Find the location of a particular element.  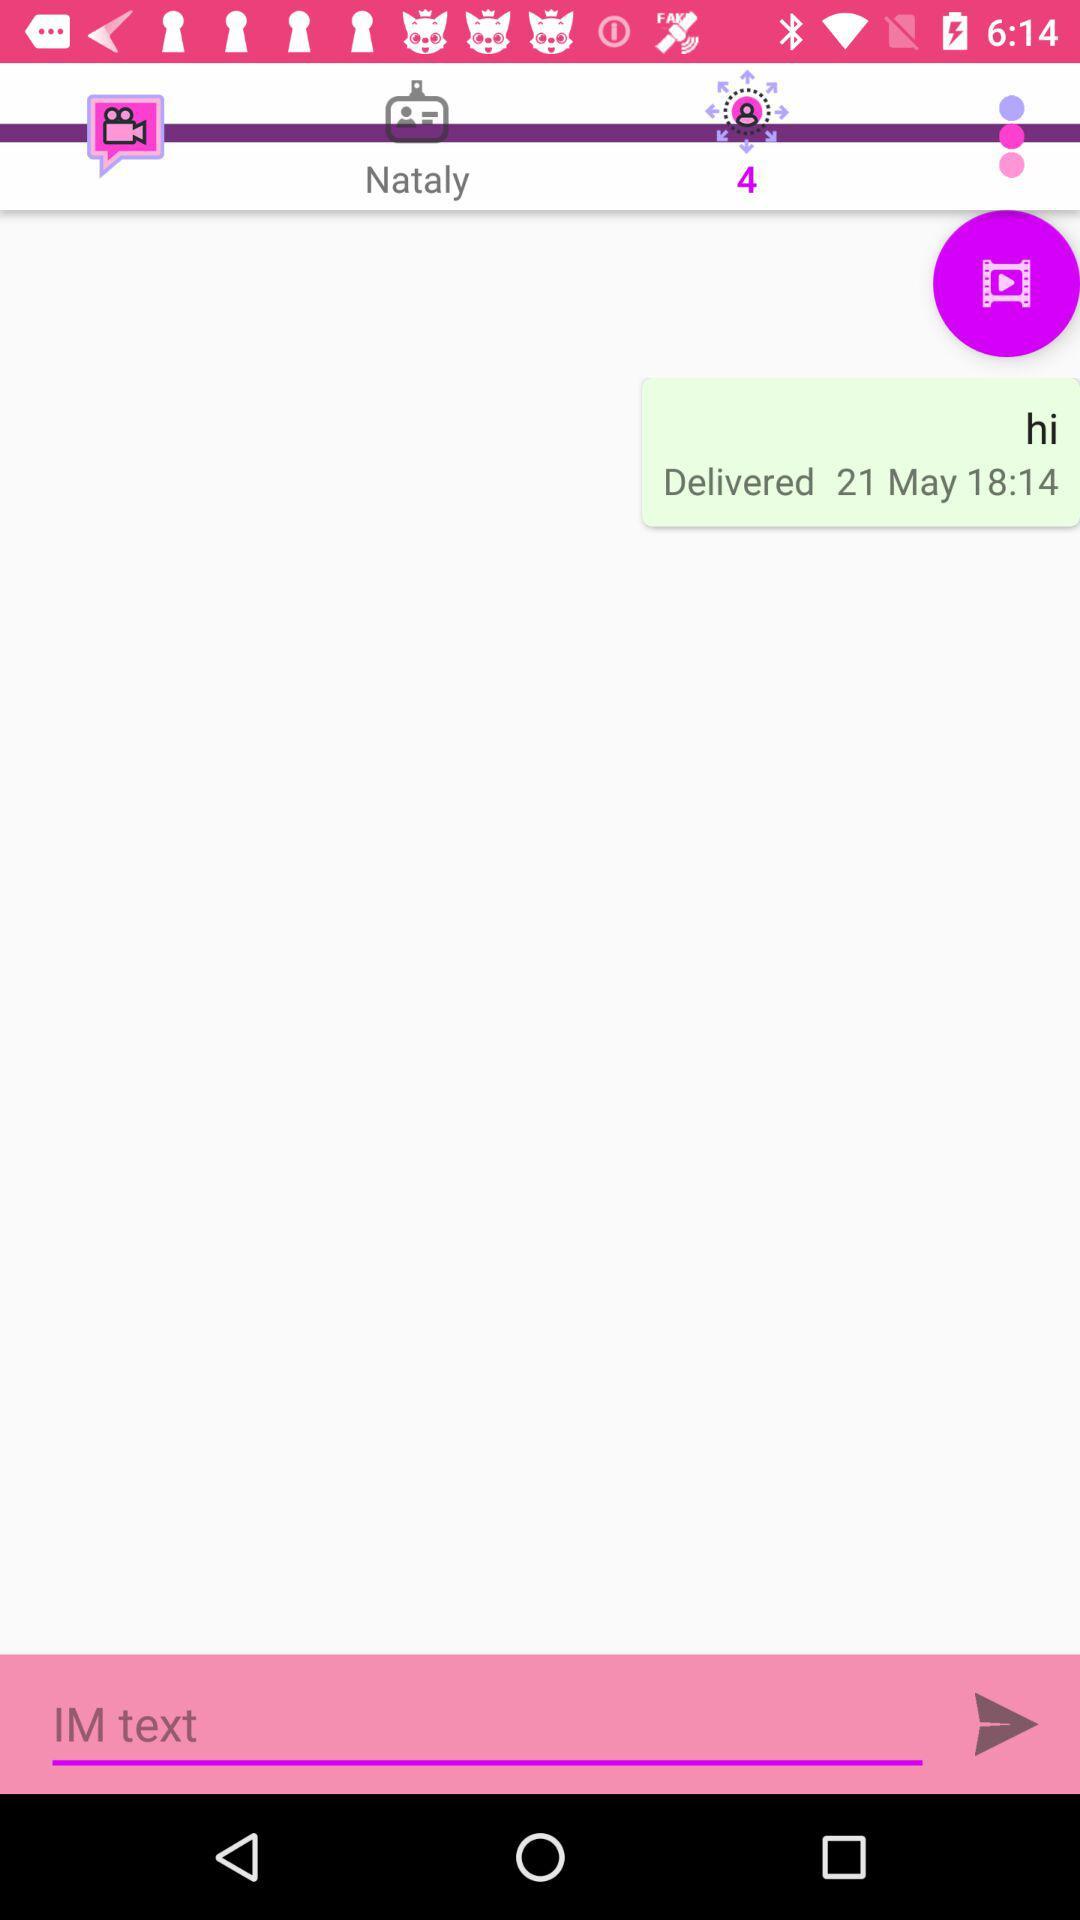

advertisement is located at coordinates (487, 1723).